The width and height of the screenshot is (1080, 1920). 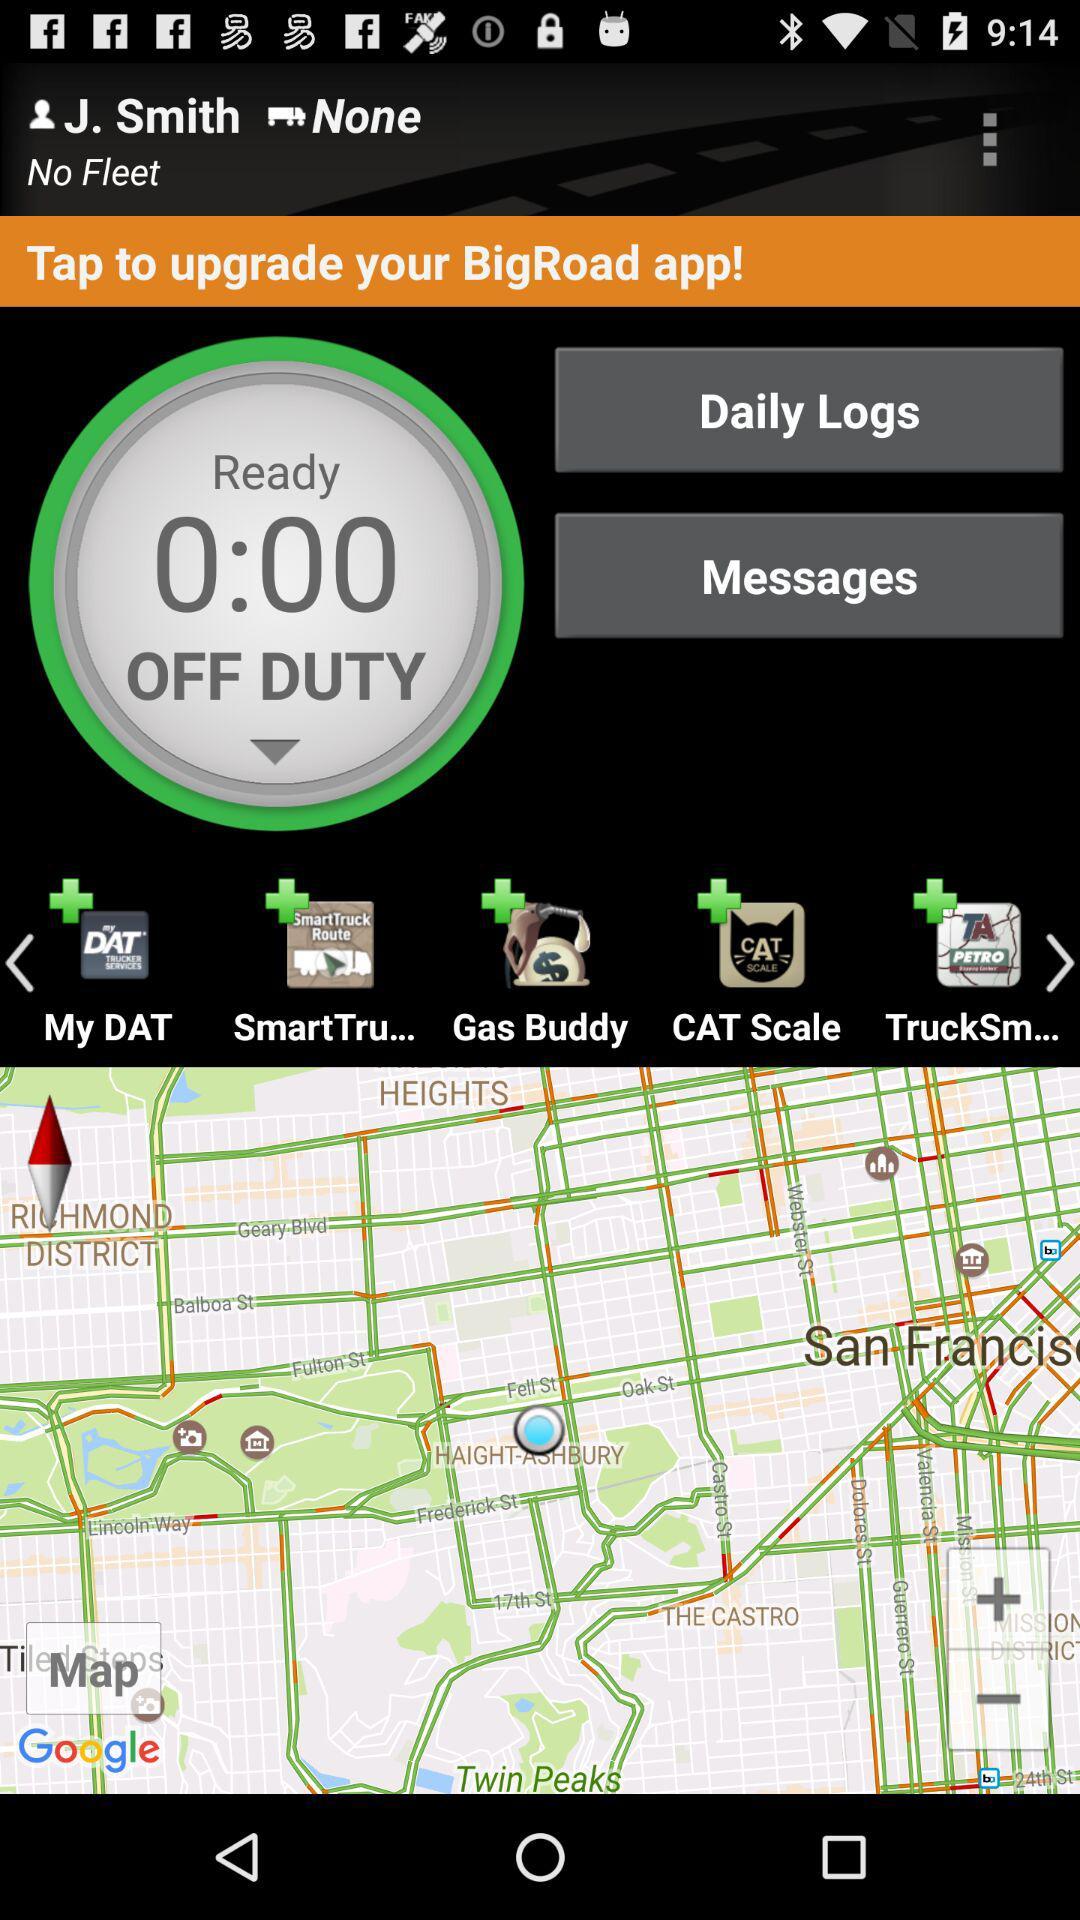 I want to click on item below the my dat item, so click(x=540, y=1429).